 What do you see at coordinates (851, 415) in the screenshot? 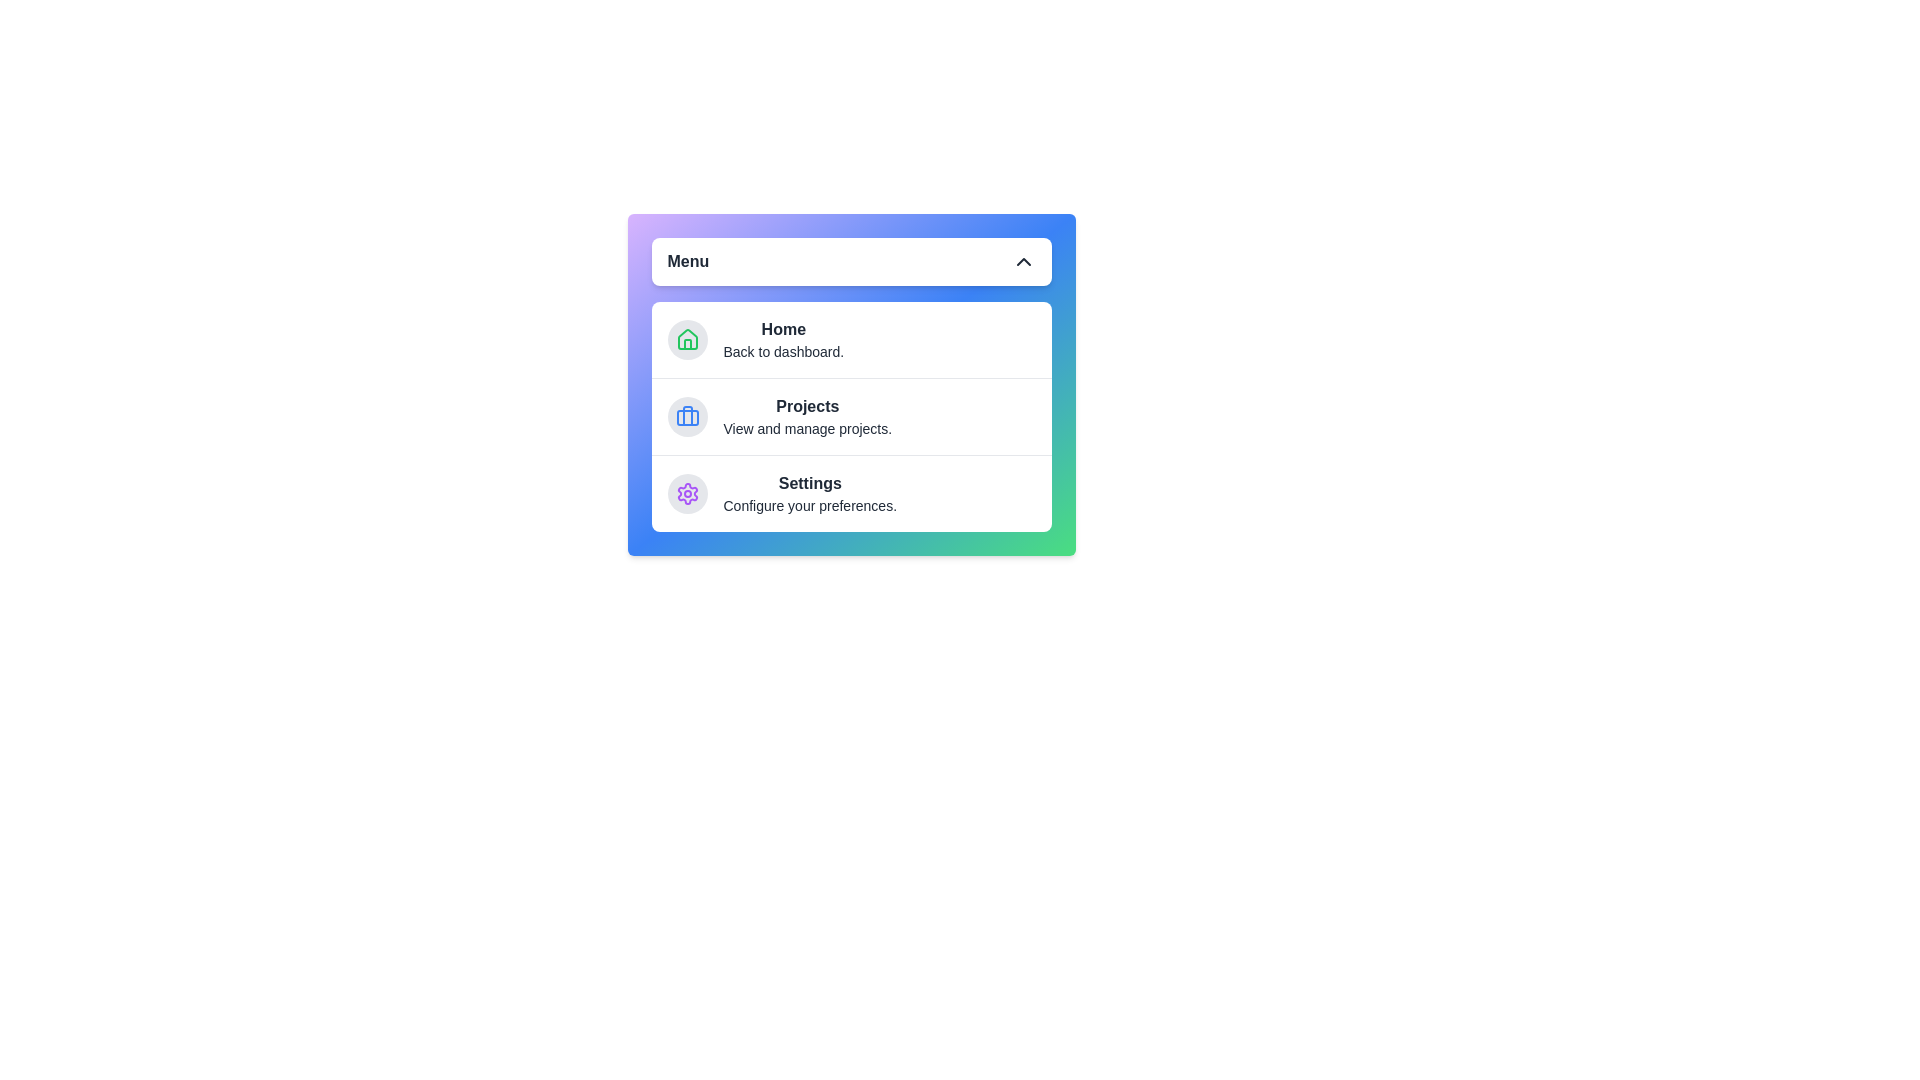
I see `the menu item Projects to see its hover effect` at bounding box center [851, 415].